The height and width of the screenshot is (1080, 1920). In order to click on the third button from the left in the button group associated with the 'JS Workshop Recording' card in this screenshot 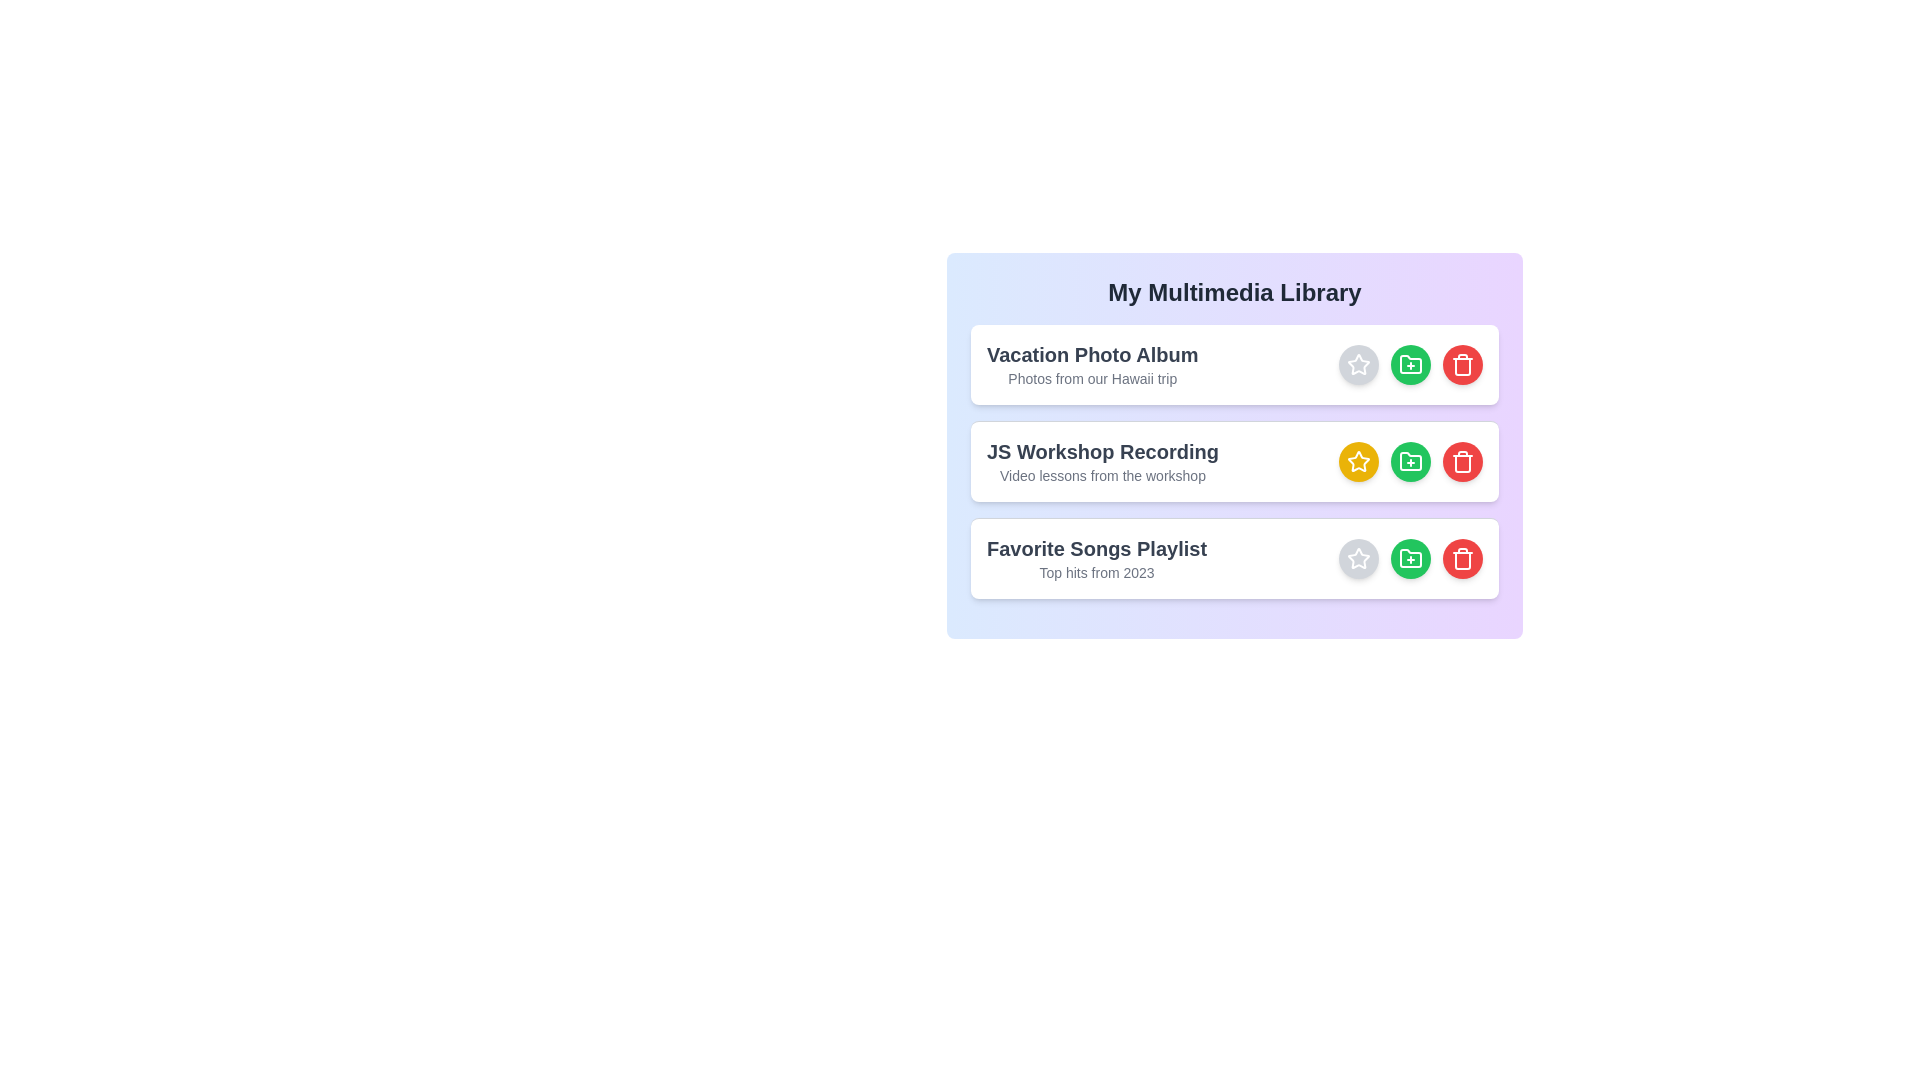, I will do `click(1410, 462)`.